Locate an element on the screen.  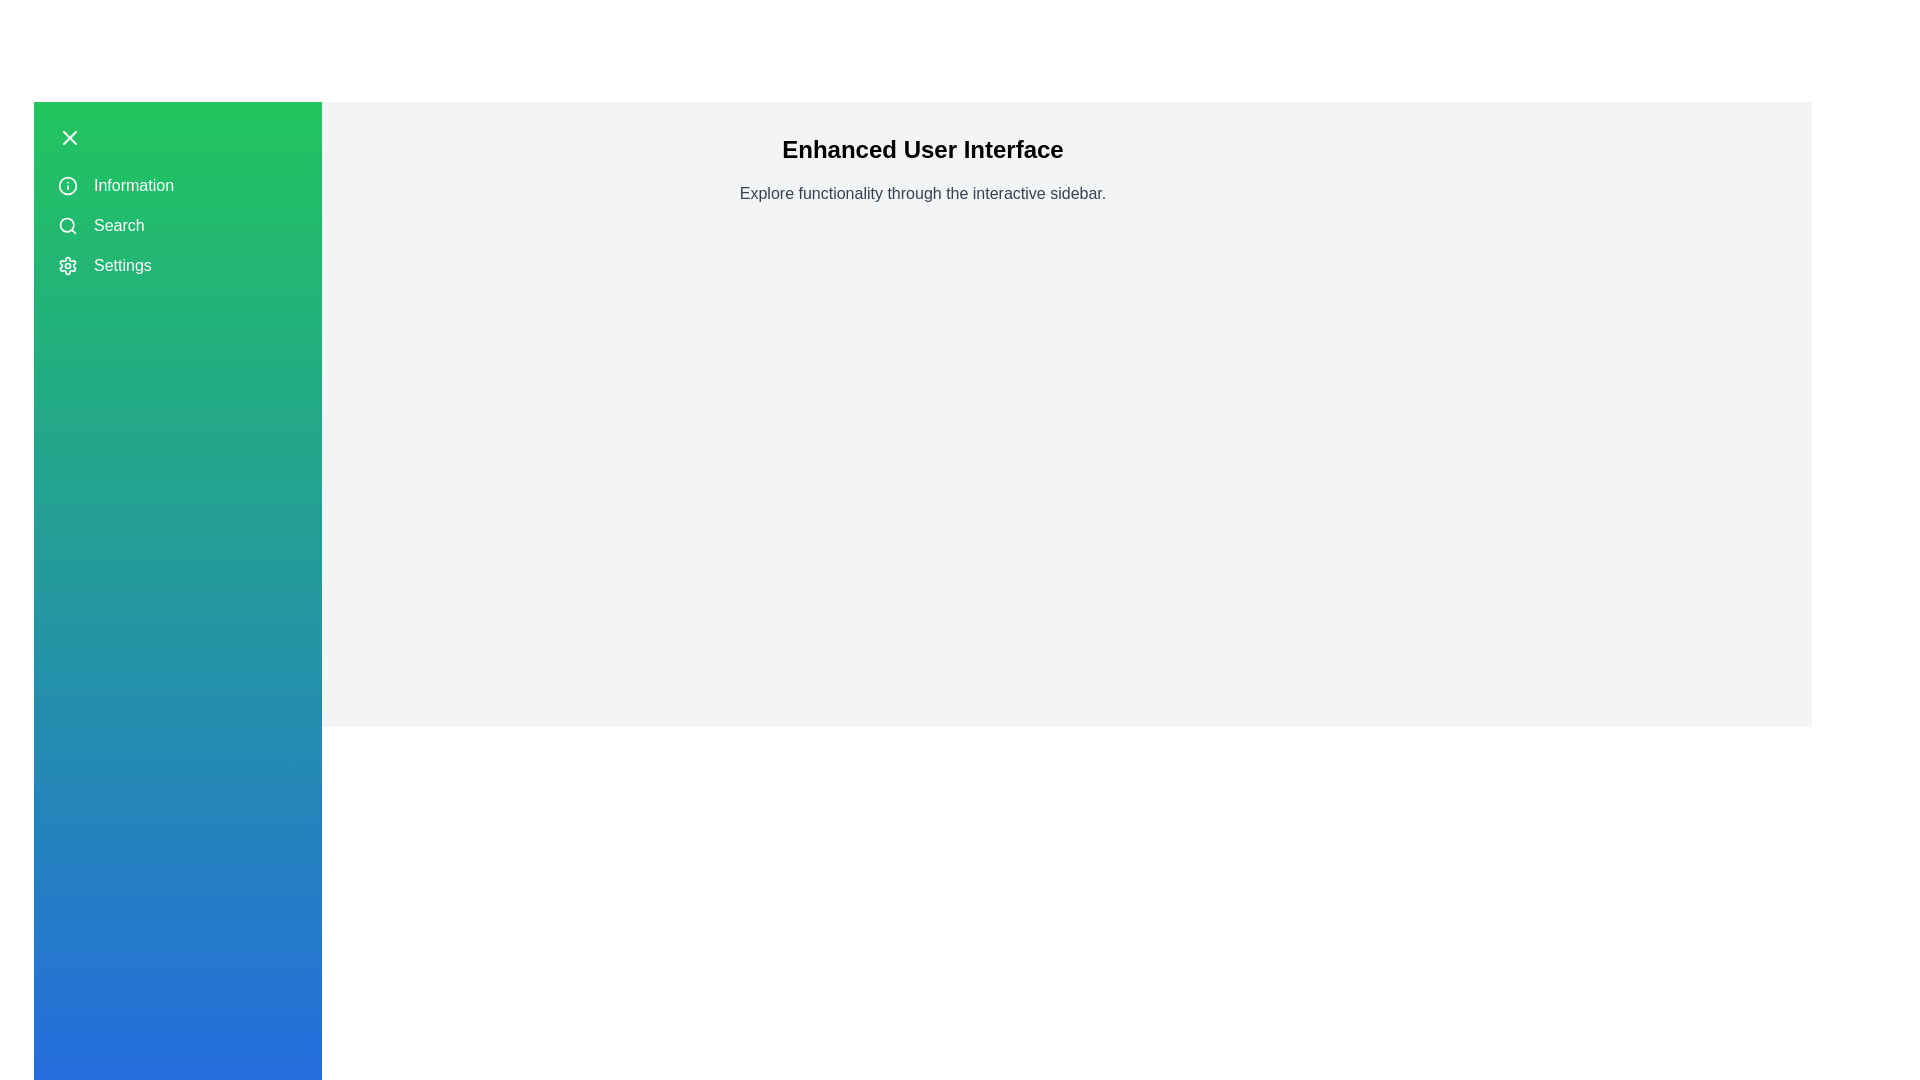
toggle button to expand or collapse the sidebar is located at coordinates (70, 137).